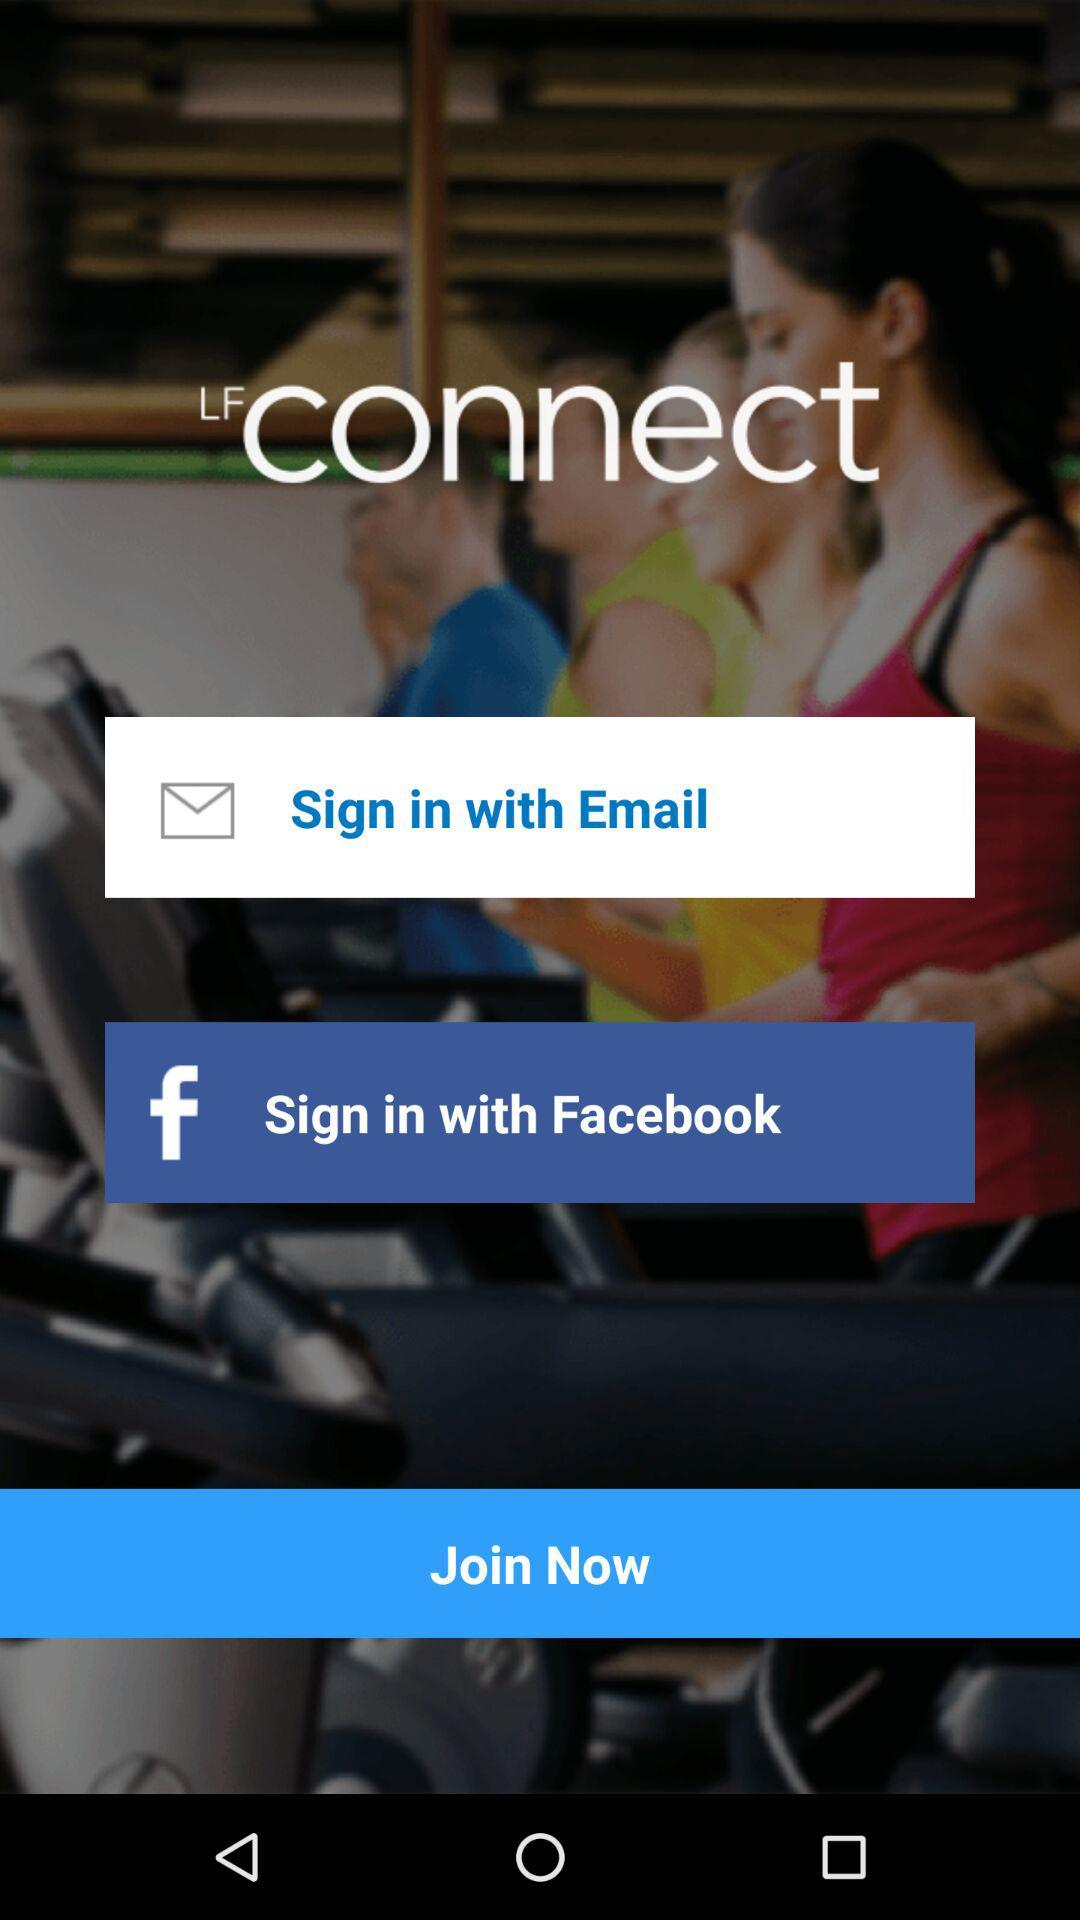 The width and height of the screenshot is (1080, 1920). I want to click on join now, so click(540, 1562).